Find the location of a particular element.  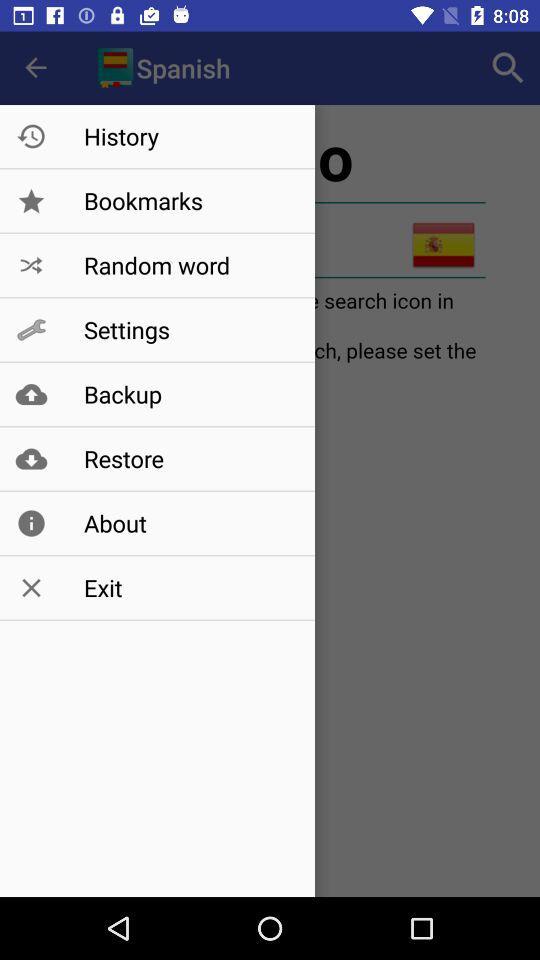

the random word icon is located at coordinates (189, 264).